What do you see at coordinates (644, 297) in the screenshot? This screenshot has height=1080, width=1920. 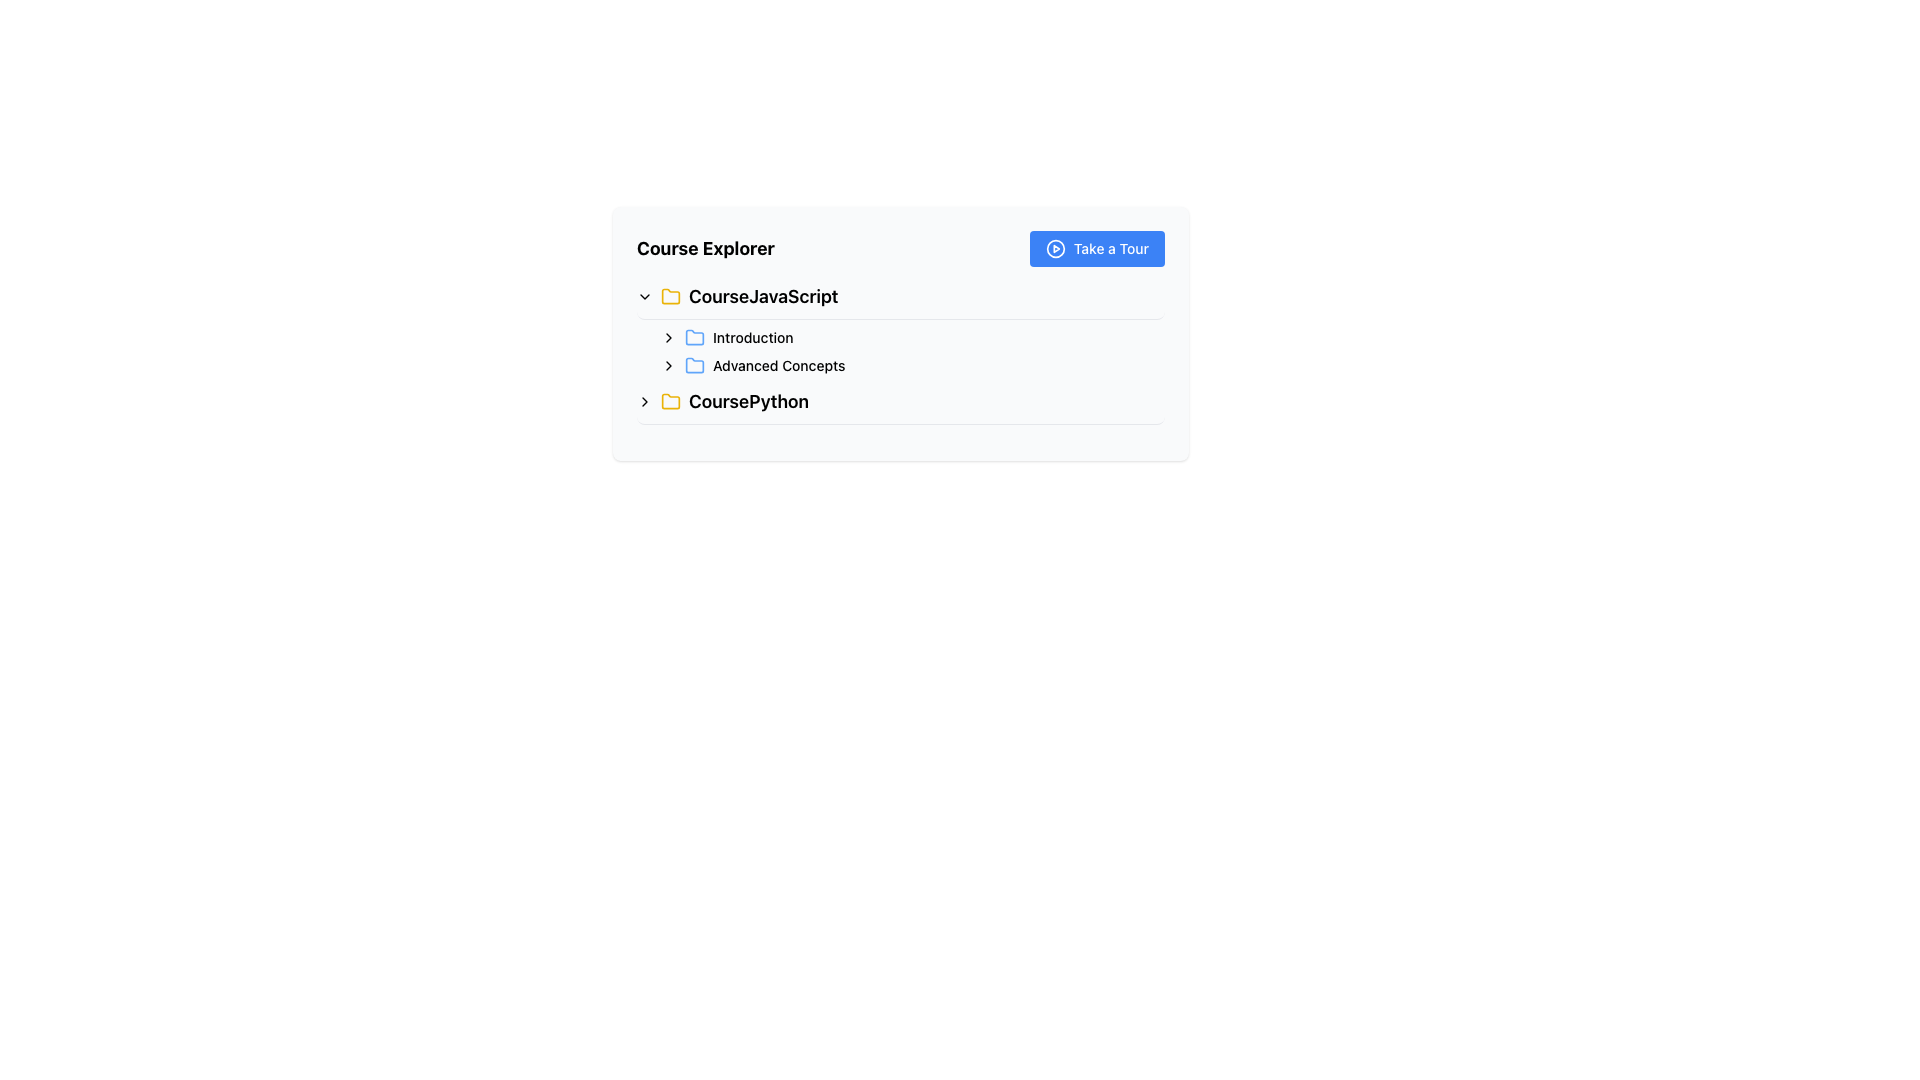 I see `the collapsible toggle icon for the 'CourseJavaScript' section` at bounding box center [644, 297].